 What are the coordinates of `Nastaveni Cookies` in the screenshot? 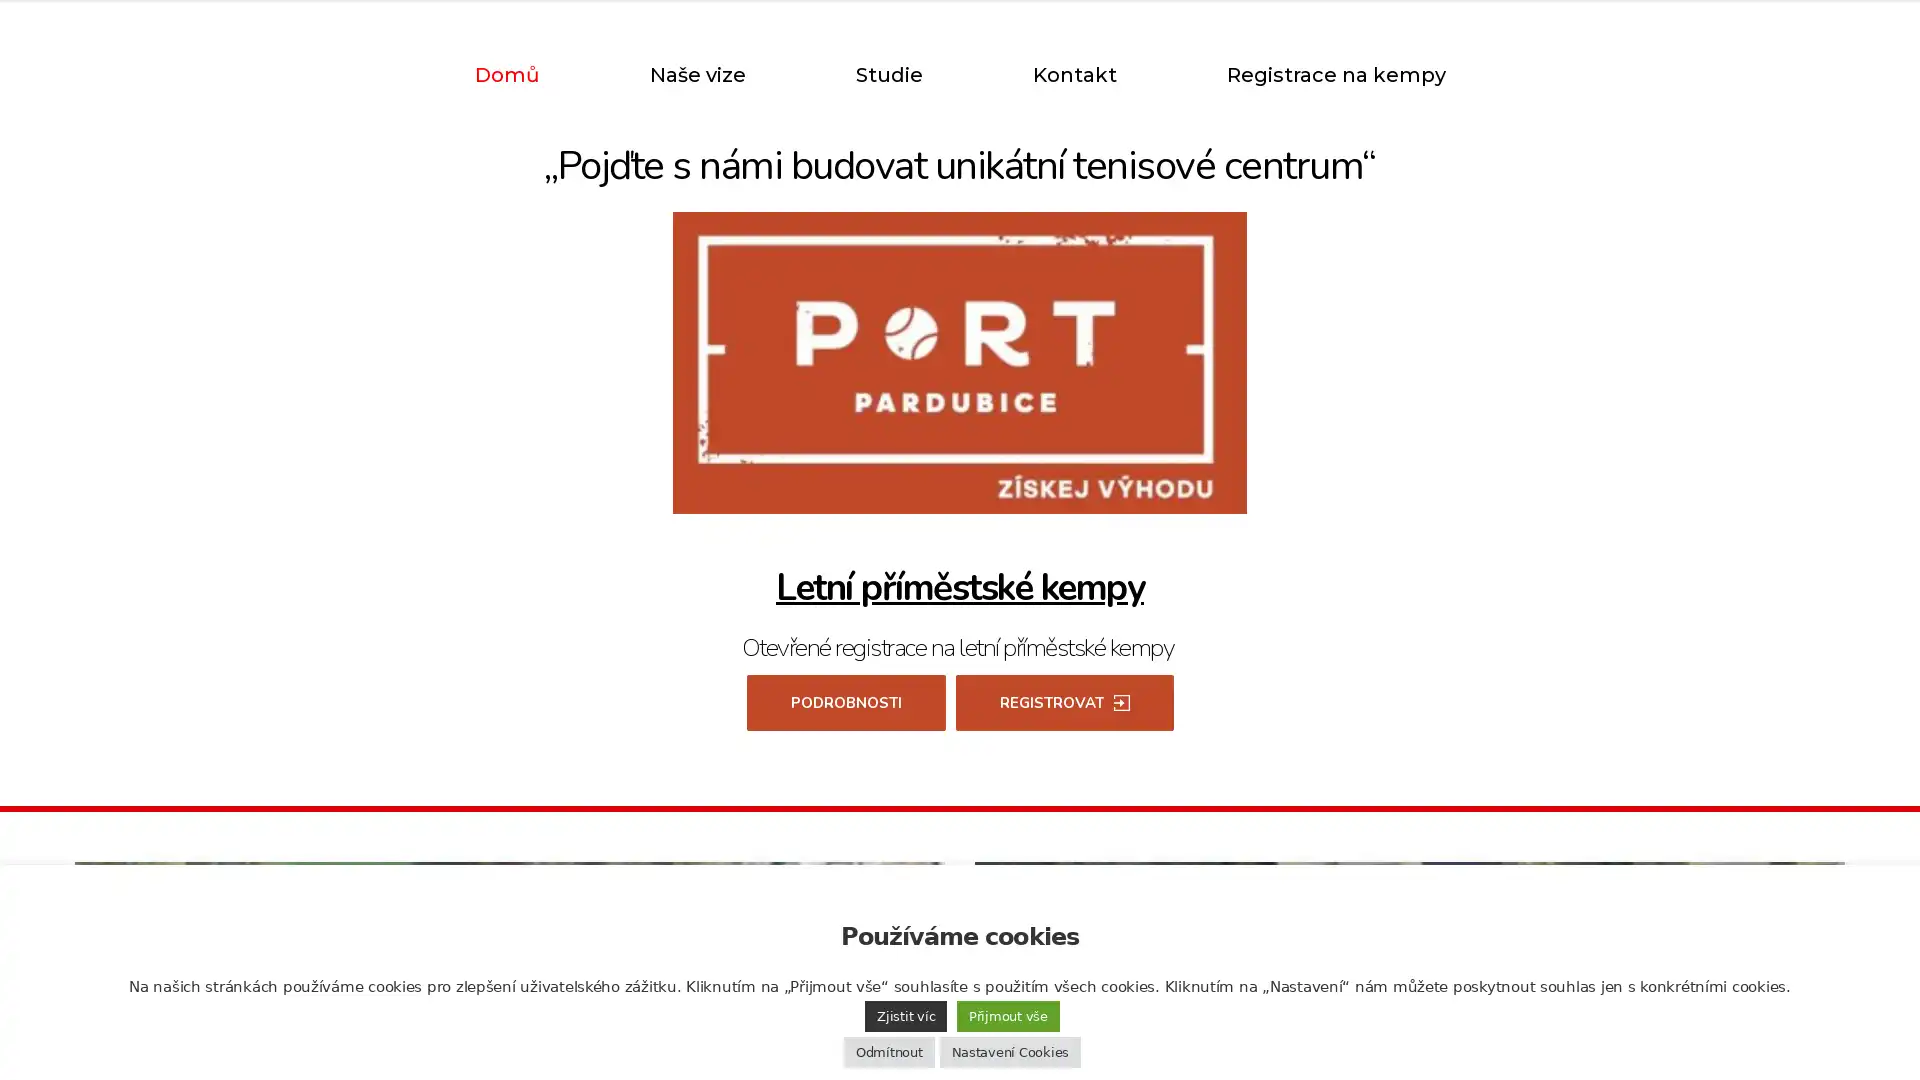 It's located at (1009, 1051).